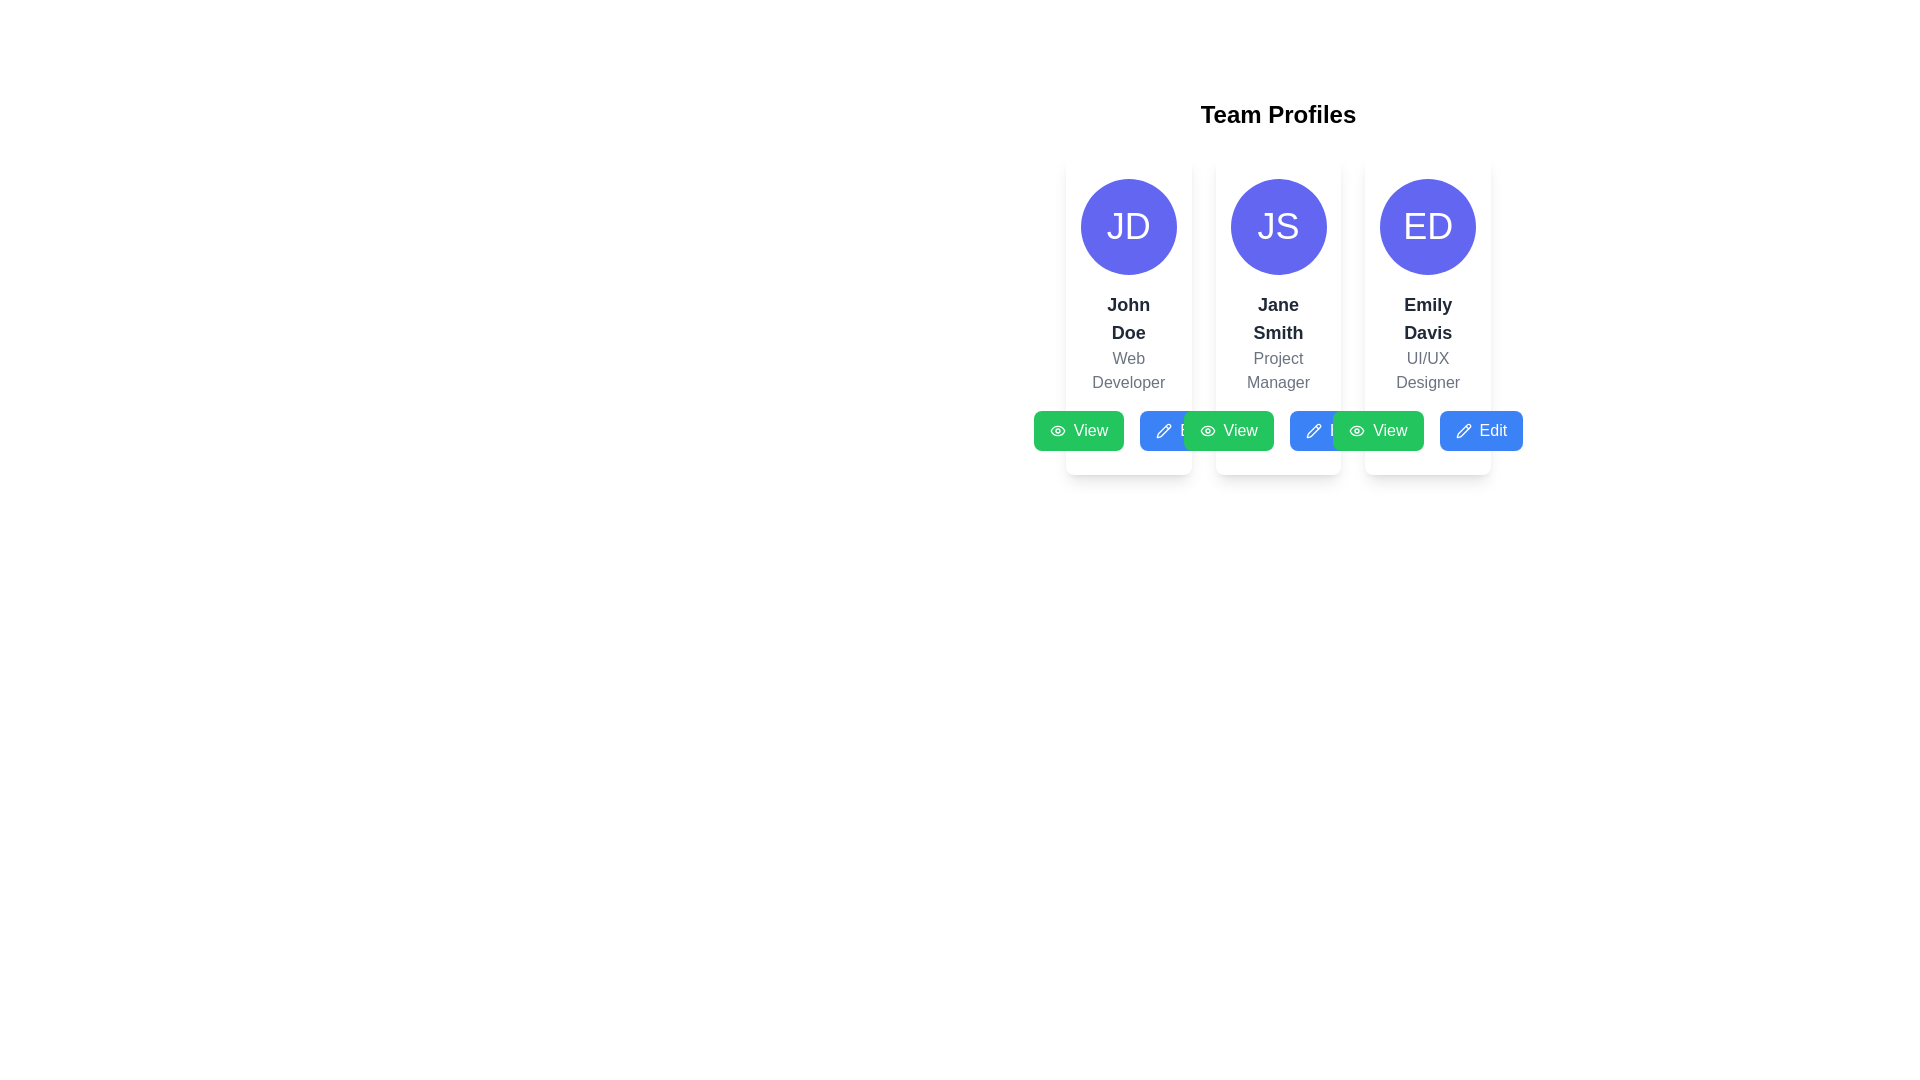 This screenshot has height=1080, width=1920. I want to click on bold text labeled 'Emily Davis' displayed in dark gray color, which is positioned below the avatar icon and above the subtitle 'UI/UX Designer' within the white card, so click(1427, 318).